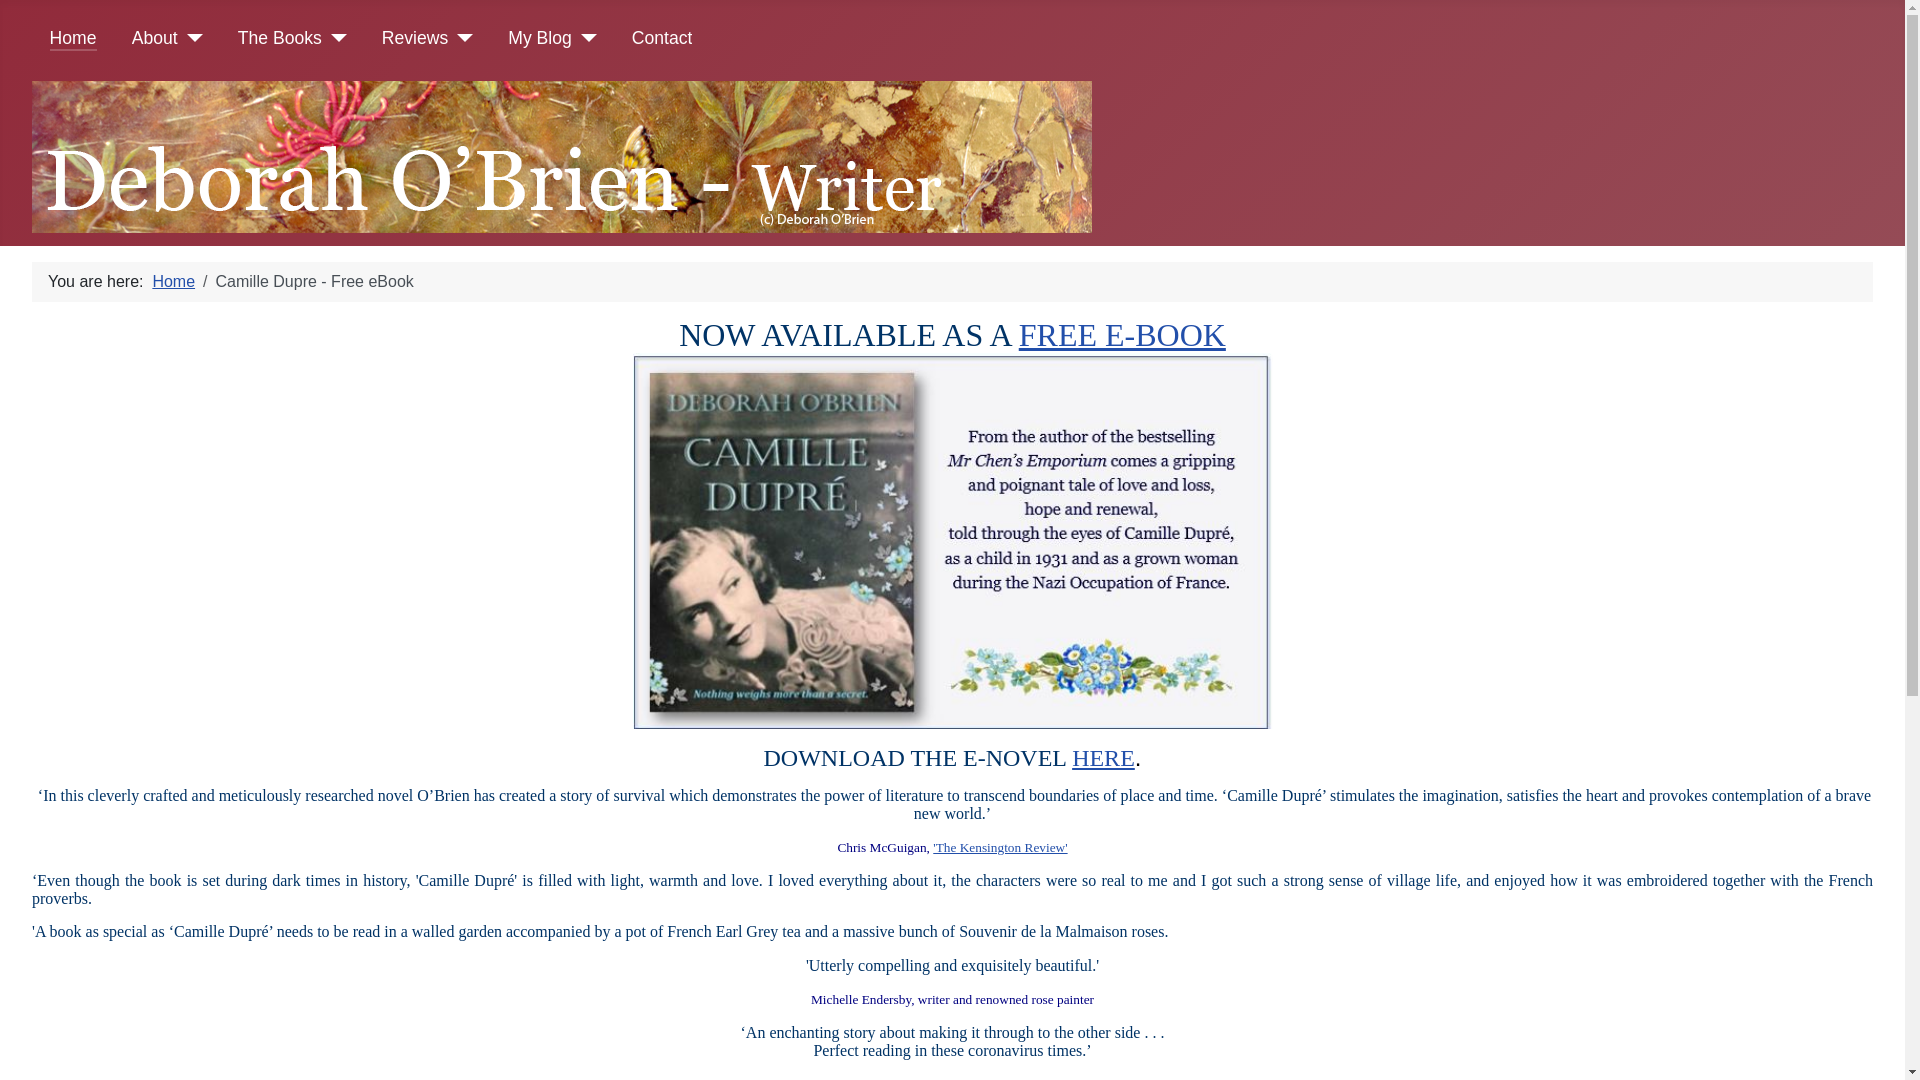  What do you see at coordinates (539, 38) in the screenshot?
I see `'My Blog'` at bounding box center [539, 38].